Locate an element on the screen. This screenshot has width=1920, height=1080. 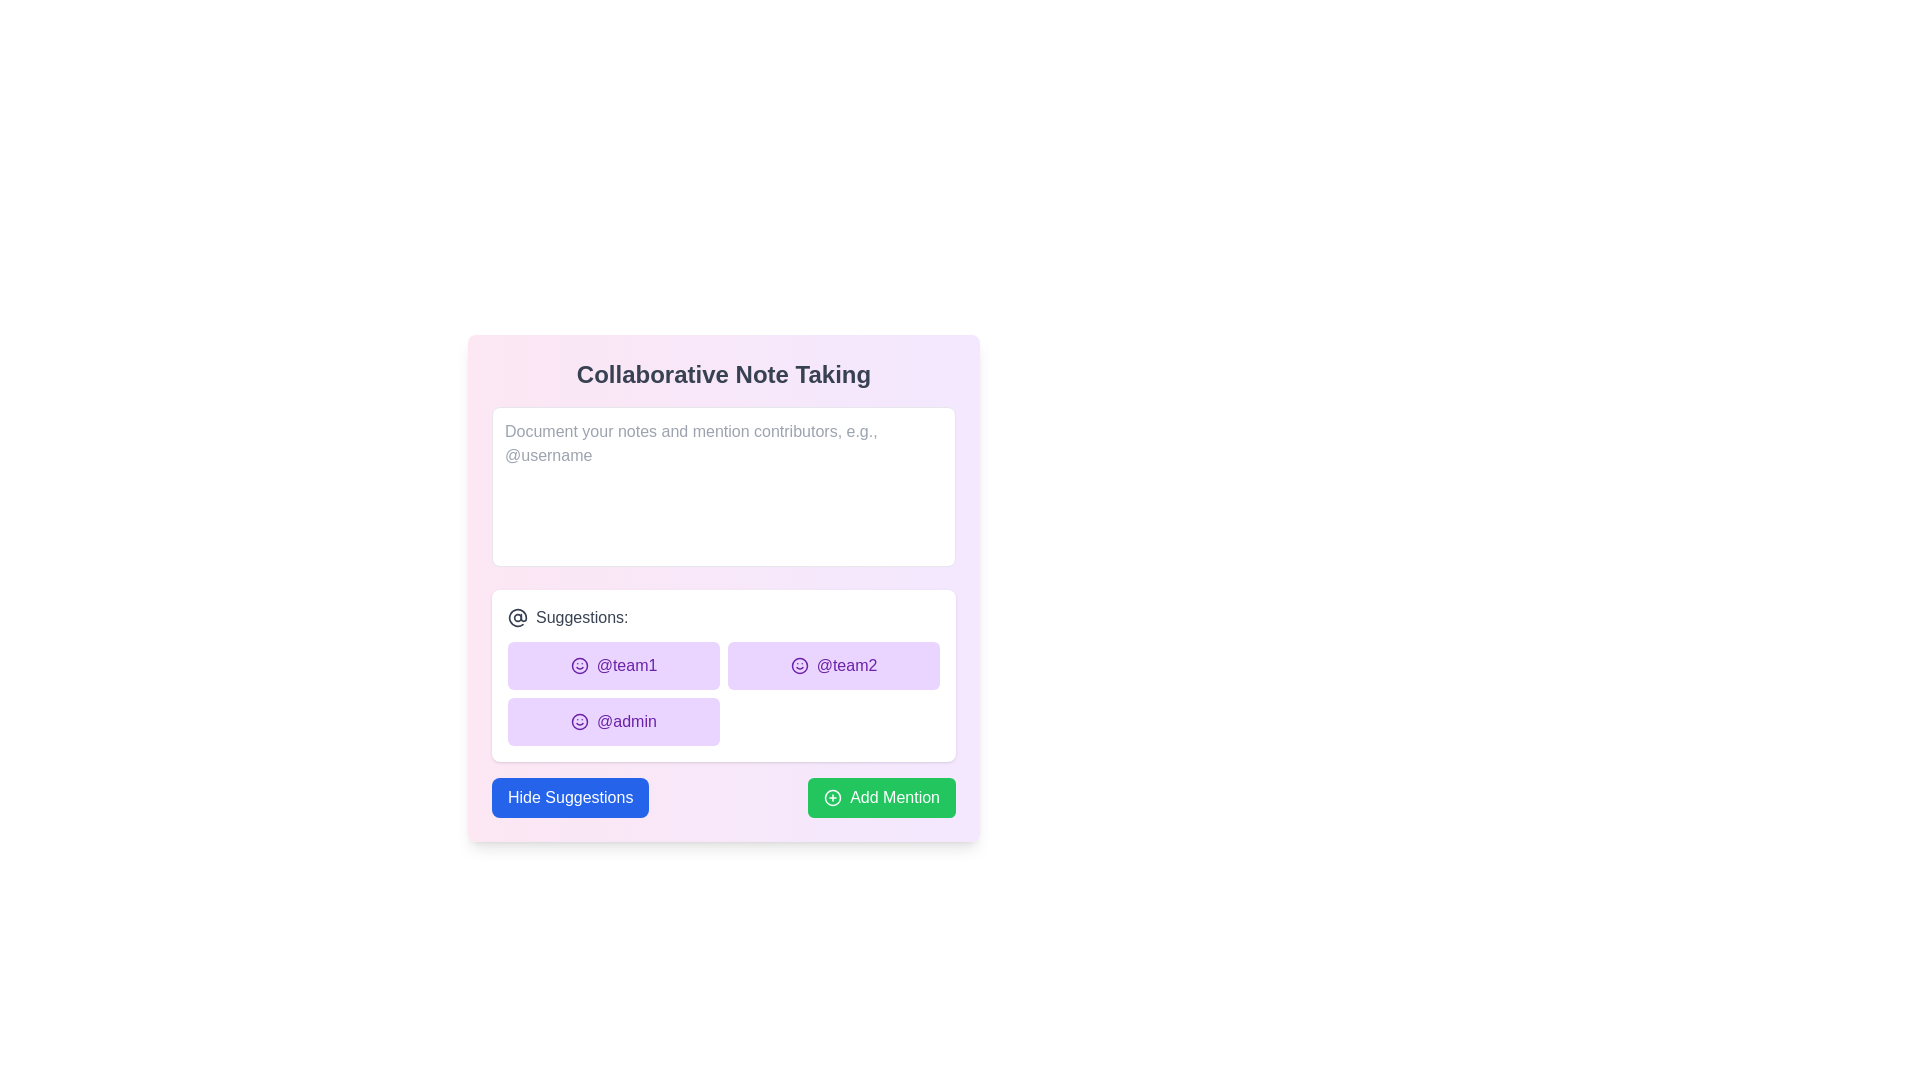
the button that adds mentions, located at the bottom right corner adjacent to the 'Hide Suggestions' button is located at coordinates (881, 797).